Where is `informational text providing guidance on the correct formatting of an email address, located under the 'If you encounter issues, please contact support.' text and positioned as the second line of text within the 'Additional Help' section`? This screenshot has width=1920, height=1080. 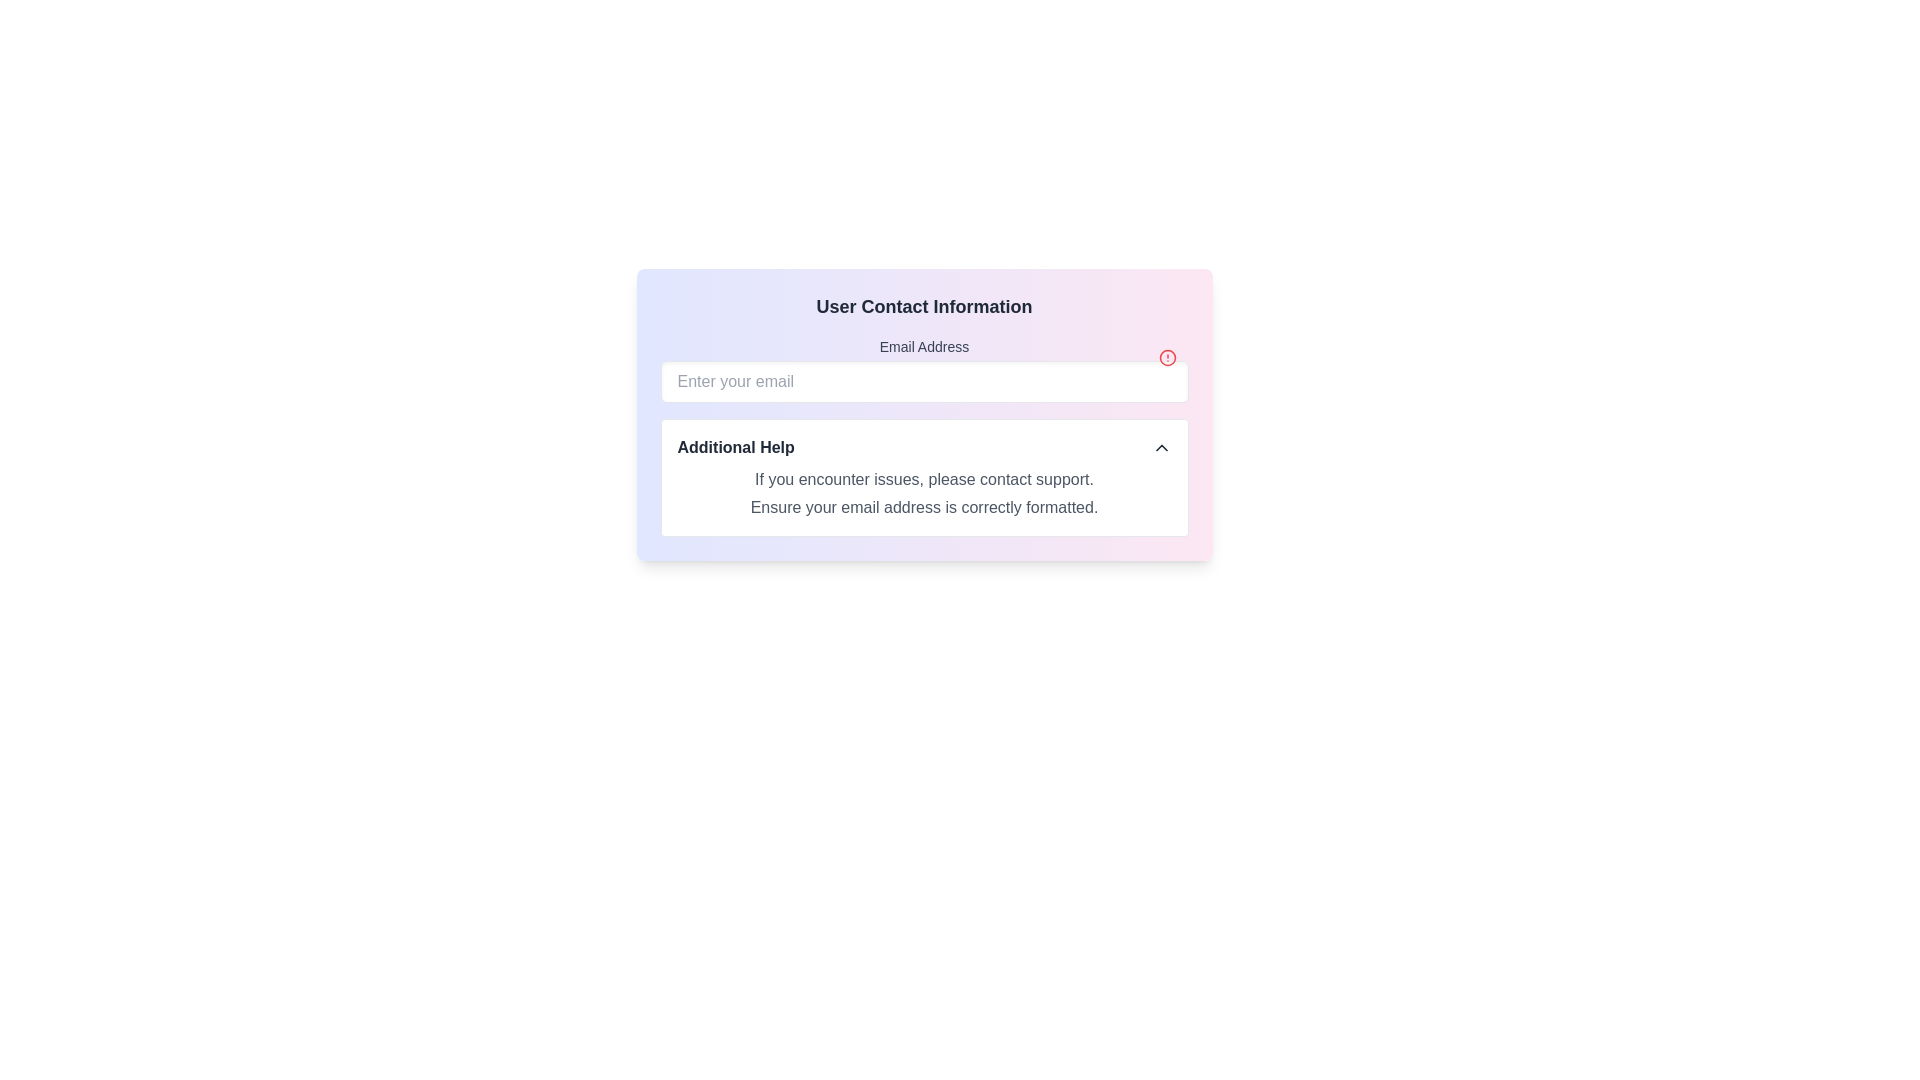 informational text providing guidance on the correct formatting of an email address, located under the 'If you encounter issues, please contact support.' text and positioned as the second line of text within the 'Additional Help' section is located at coordinates (923, 507).